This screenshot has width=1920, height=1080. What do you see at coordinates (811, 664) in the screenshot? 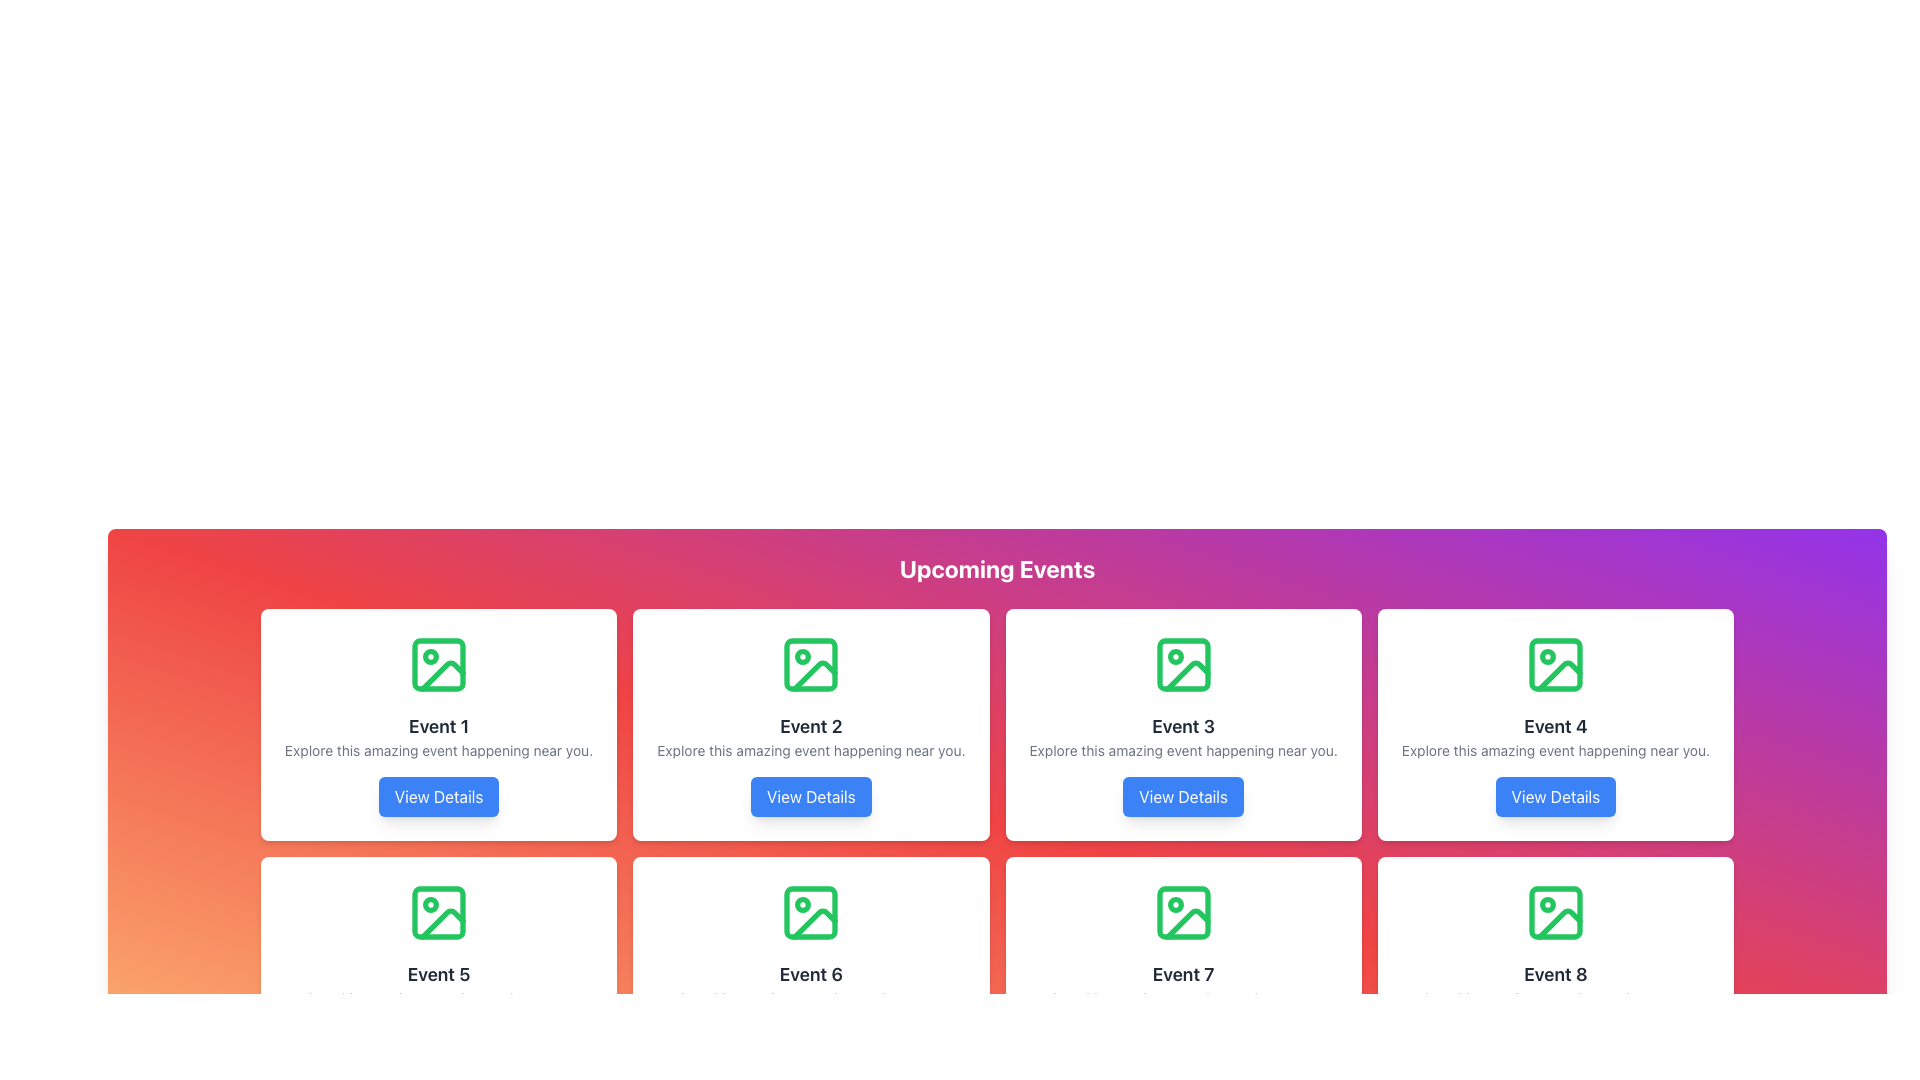
I see `the decorative visual element within the green image placeholder of the event card labeled 'Event 2', located in the top row, second card of the grid layout` at bounding box center [811, 664].